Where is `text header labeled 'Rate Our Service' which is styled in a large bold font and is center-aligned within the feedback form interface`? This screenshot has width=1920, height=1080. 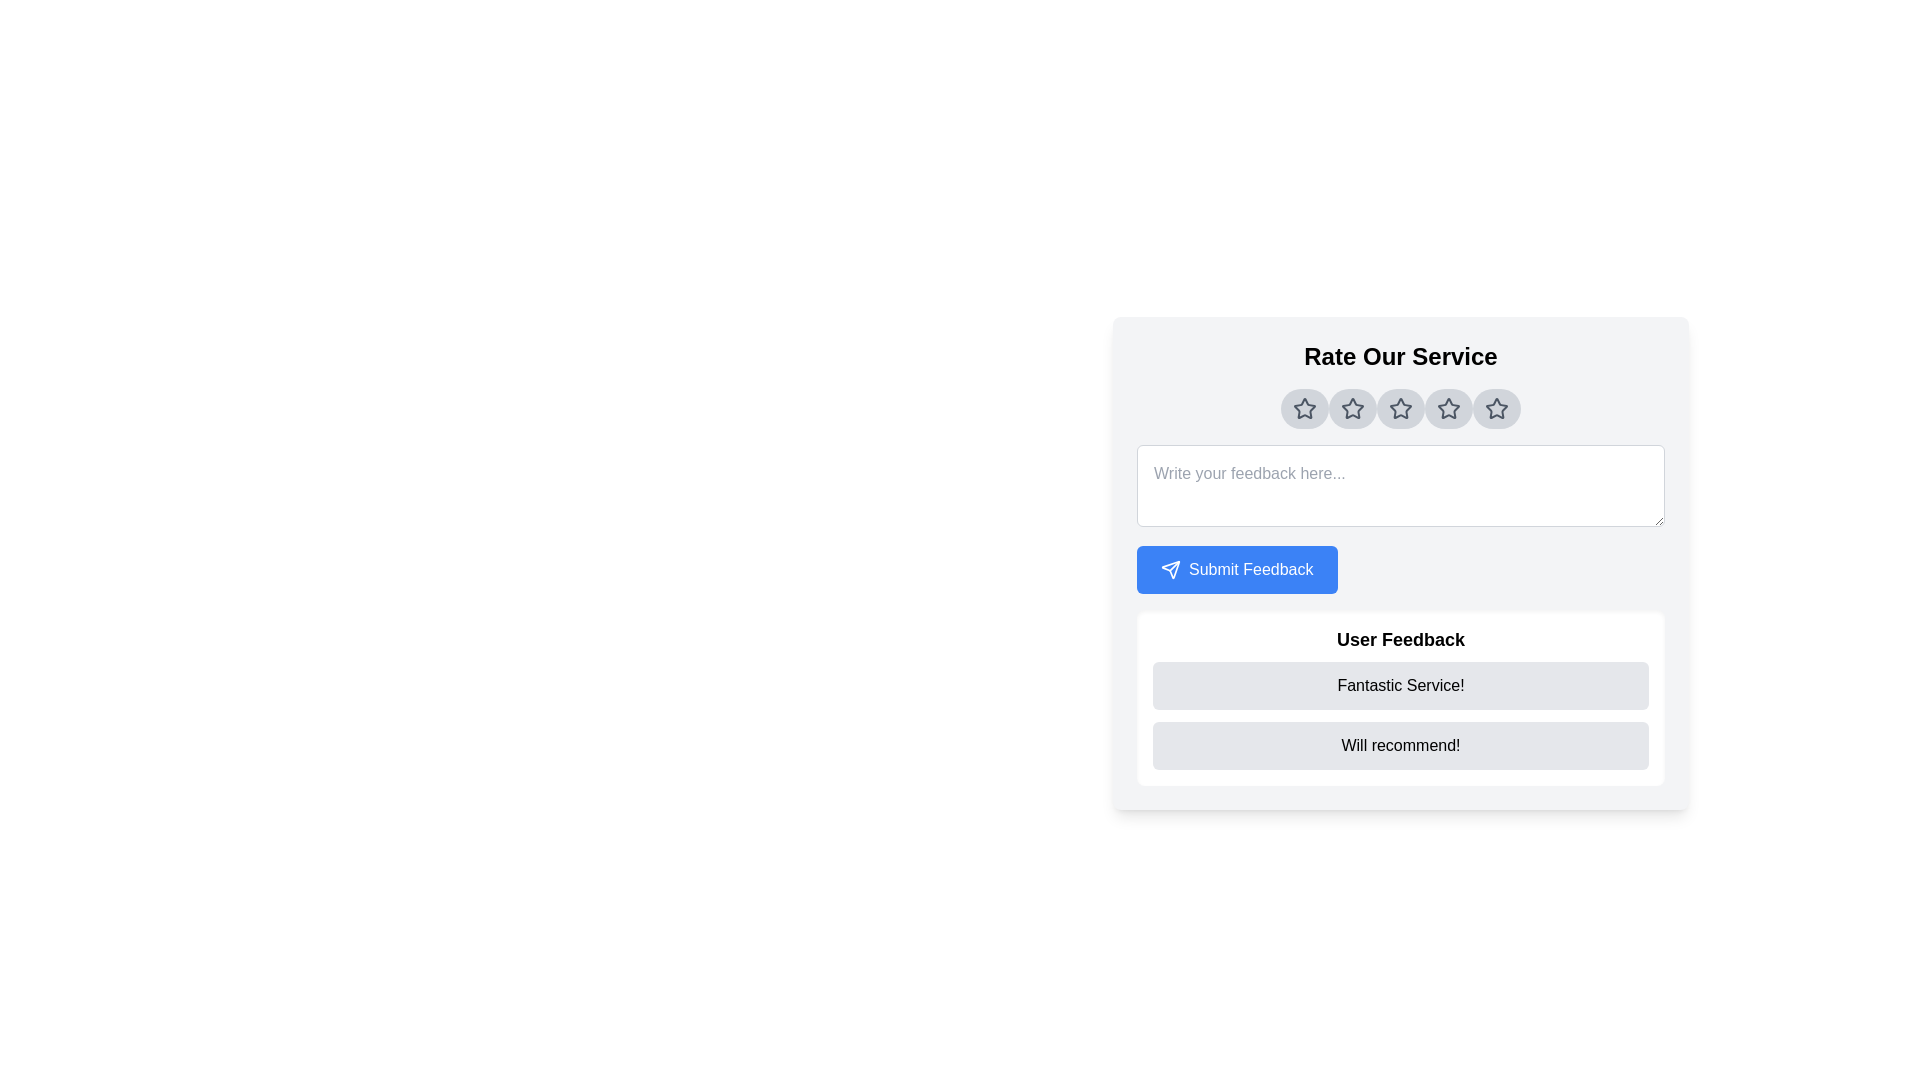
text header labeled 'Rate Our Service' which is styled in a large bold font and is center-aligned within the feedback form interface is located at coordinates (1400, 356).